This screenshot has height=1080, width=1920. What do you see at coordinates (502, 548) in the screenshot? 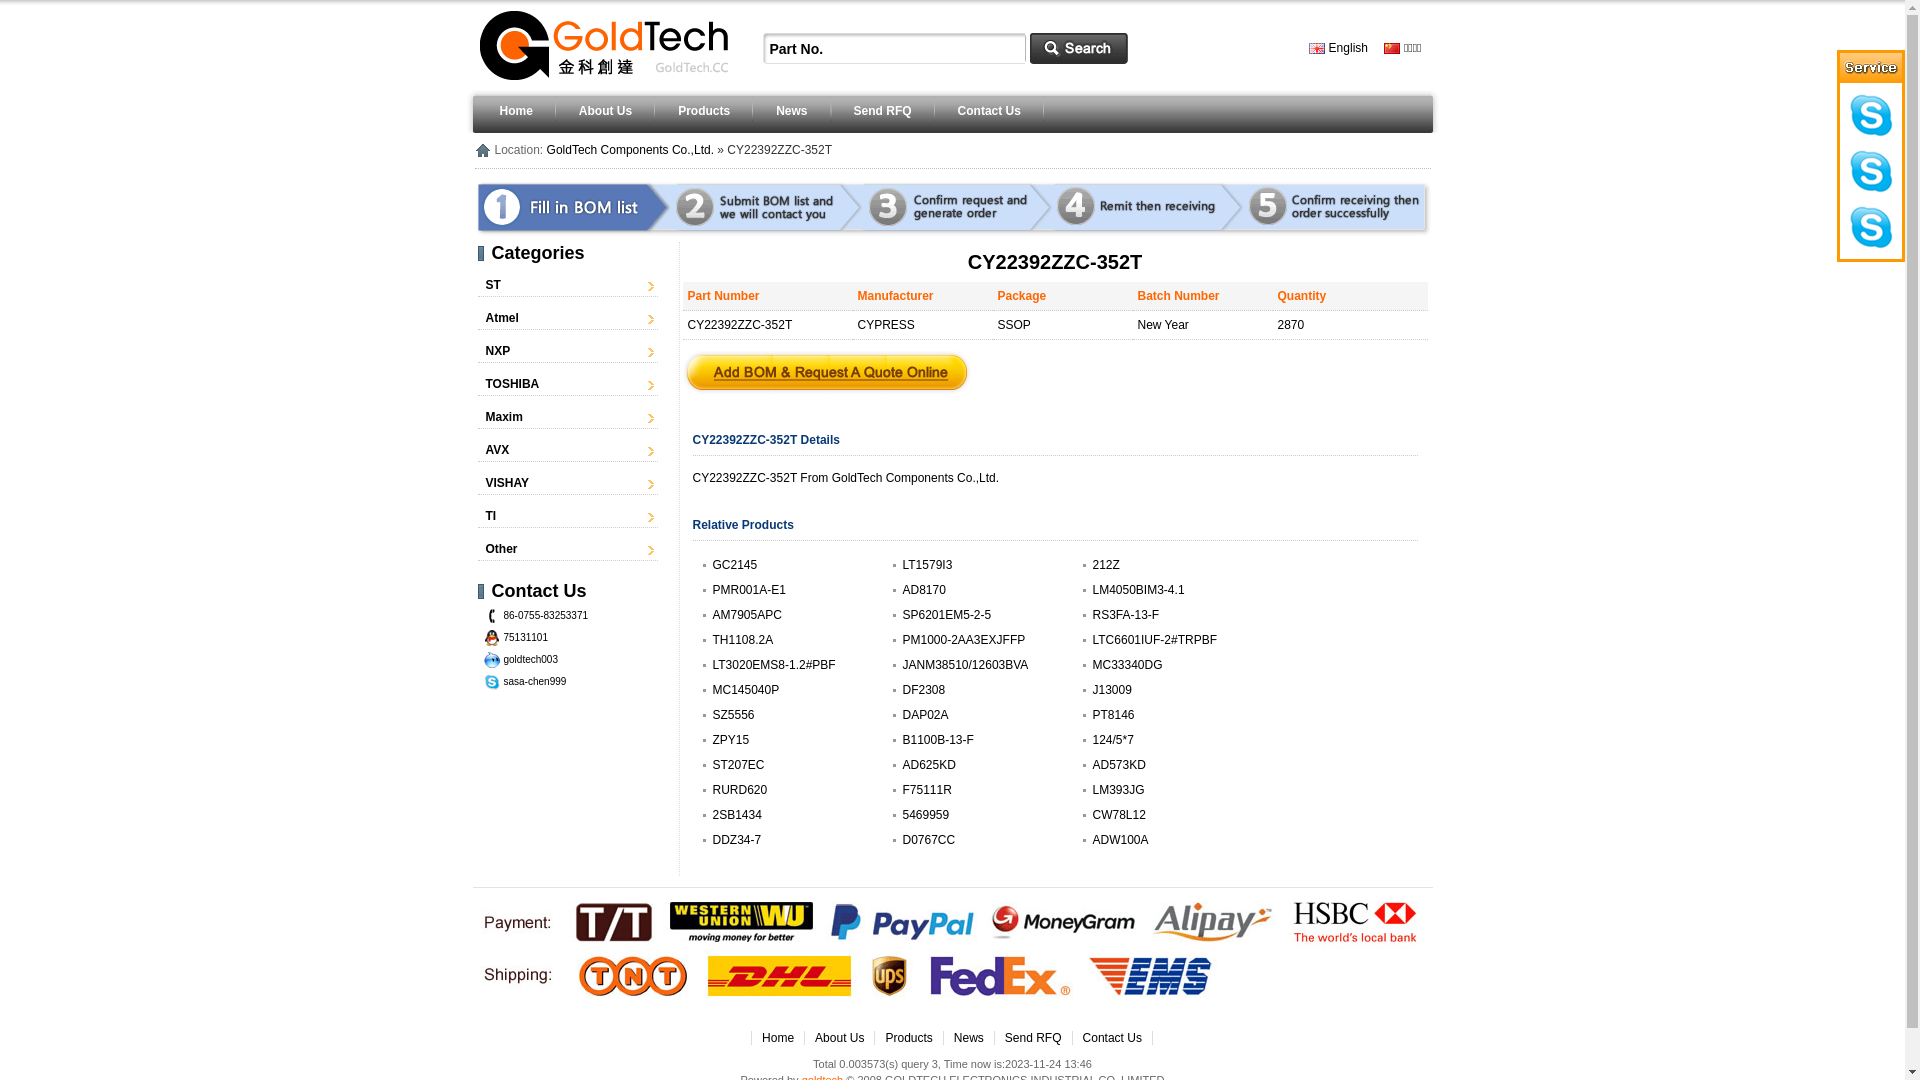
I see `'Other'` at bounding box center [502, 548].